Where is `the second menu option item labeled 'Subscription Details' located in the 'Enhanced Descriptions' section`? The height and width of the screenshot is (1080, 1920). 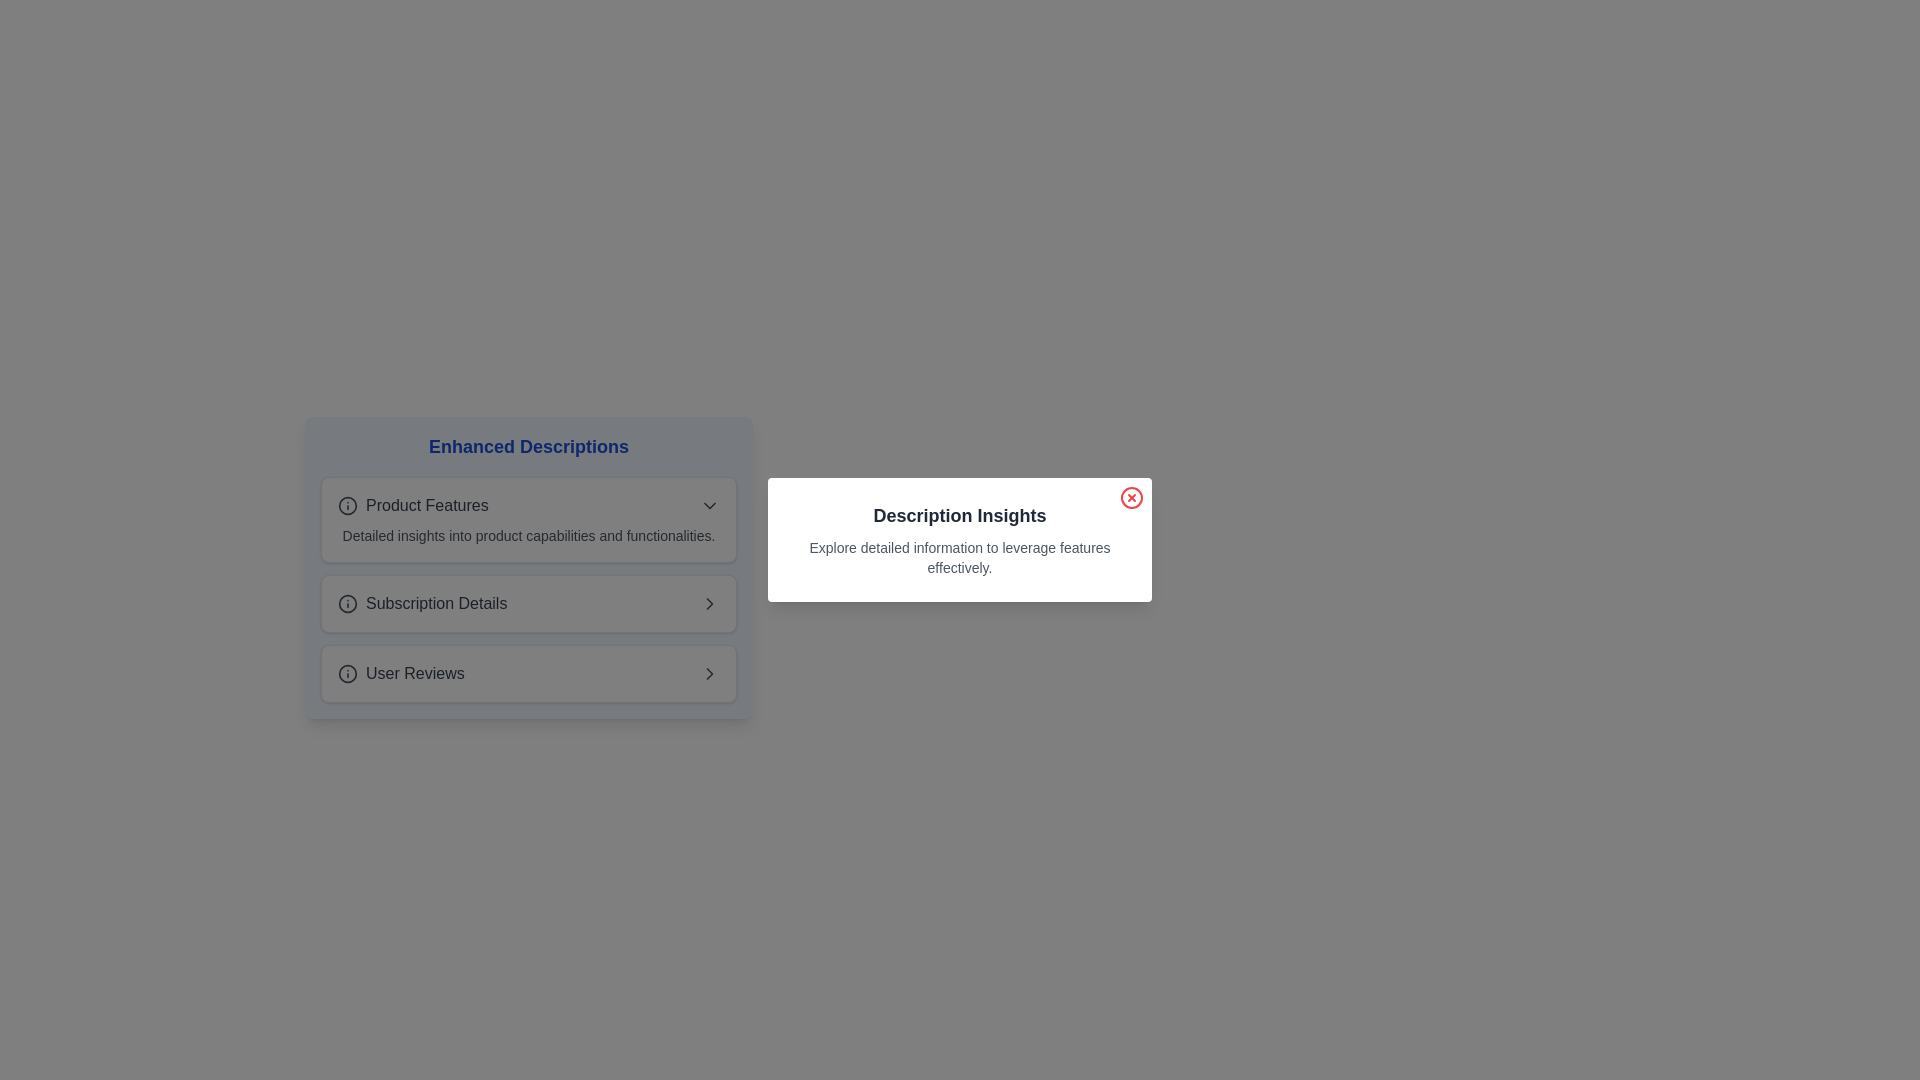
the second menu option item labeled 'Subscription Details' located in the 'Enhanced Descriptions' section is located at coordinates (528, 603).